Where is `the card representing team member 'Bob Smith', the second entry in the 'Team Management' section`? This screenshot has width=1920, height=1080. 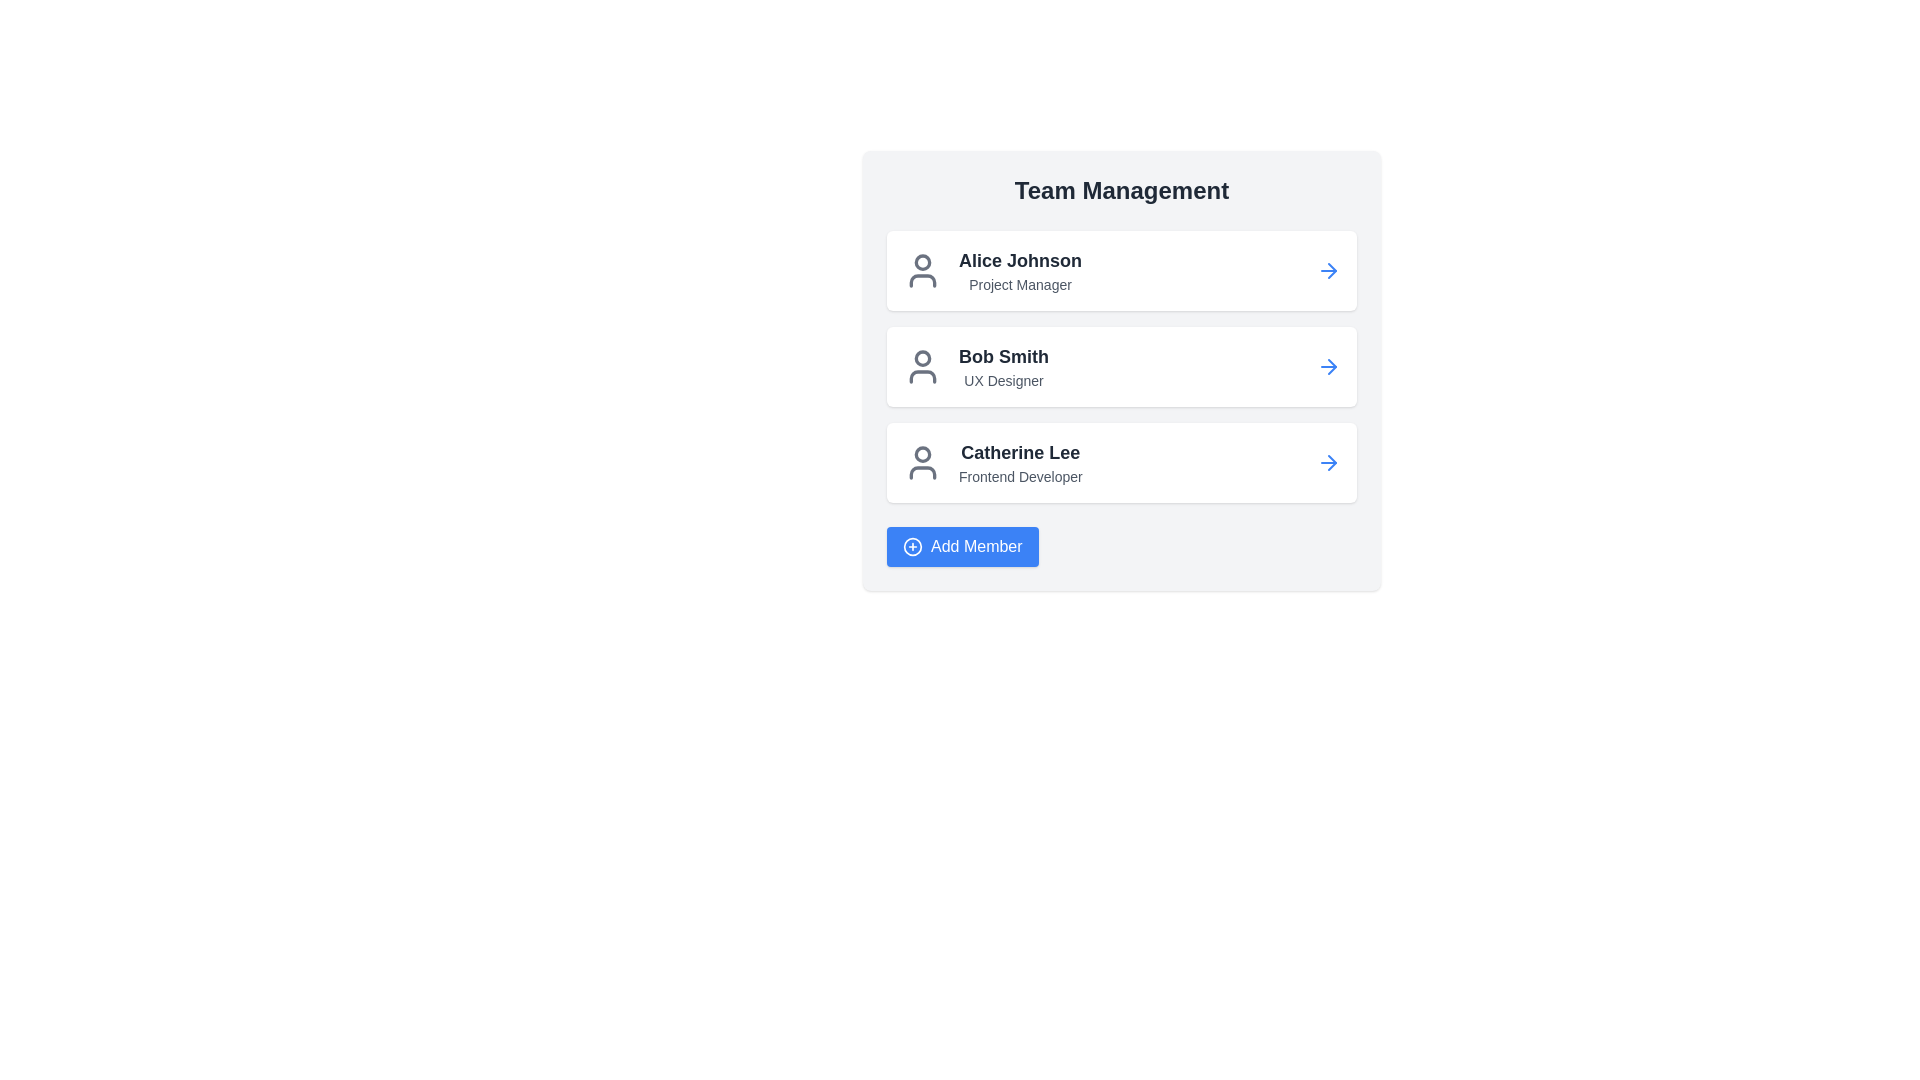 the card representing team member 'Bob Smith', the second entry in the 'Team Management' section is located at coordinates (1122, 366).